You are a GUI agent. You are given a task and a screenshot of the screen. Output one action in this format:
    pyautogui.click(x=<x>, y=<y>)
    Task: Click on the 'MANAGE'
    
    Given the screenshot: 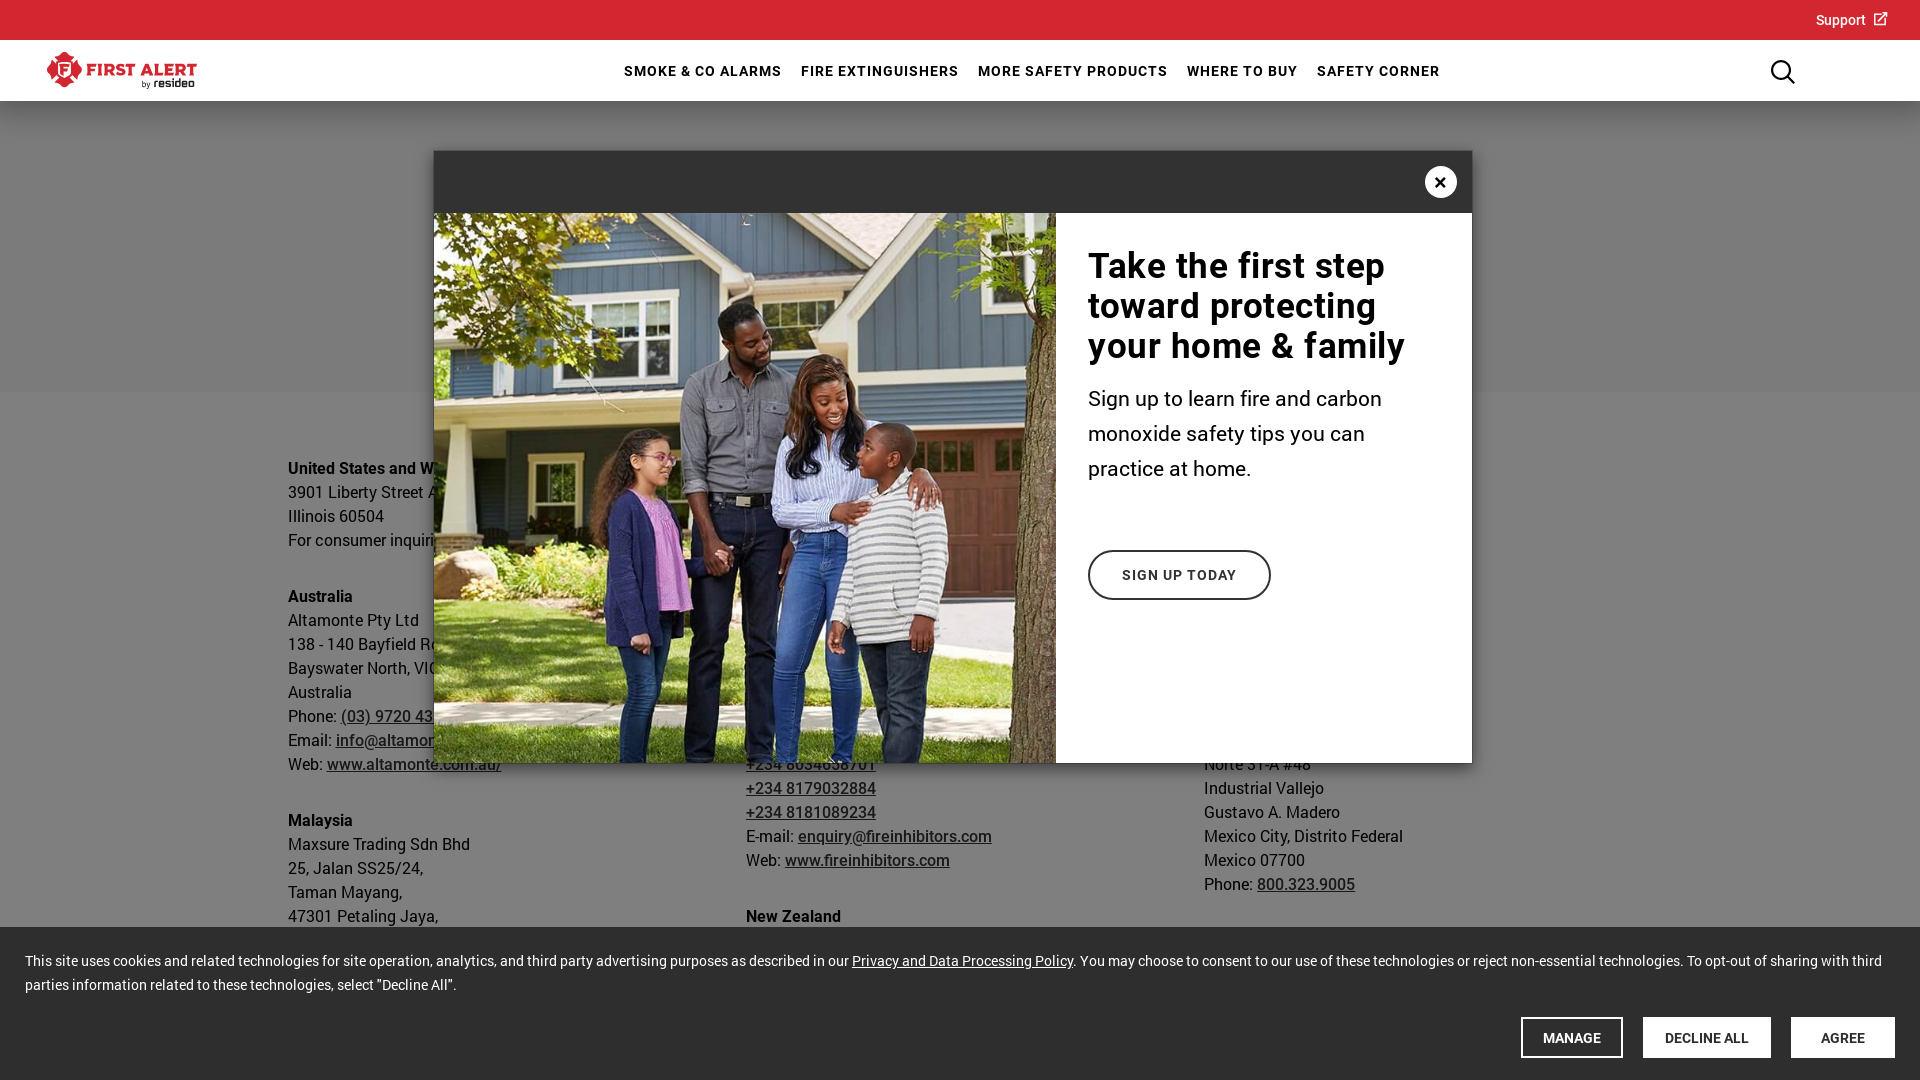 What is the action you would take?
    pyautogui.click(x=1571, y=1036)
    